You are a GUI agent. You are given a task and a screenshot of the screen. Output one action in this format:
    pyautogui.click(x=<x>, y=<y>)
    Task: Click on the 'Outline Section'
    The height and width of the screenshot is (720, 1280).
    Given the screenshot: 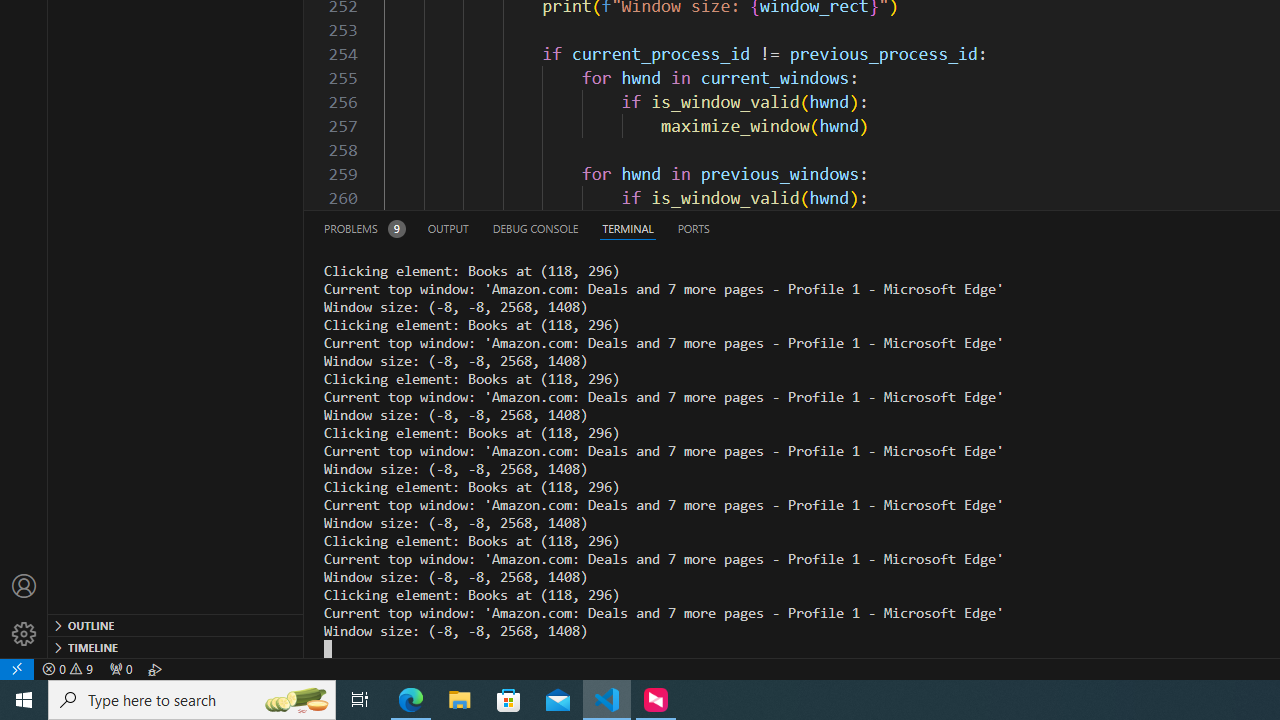 What is the action you would take?
    pyautogui.click(x=176, y=623)
    